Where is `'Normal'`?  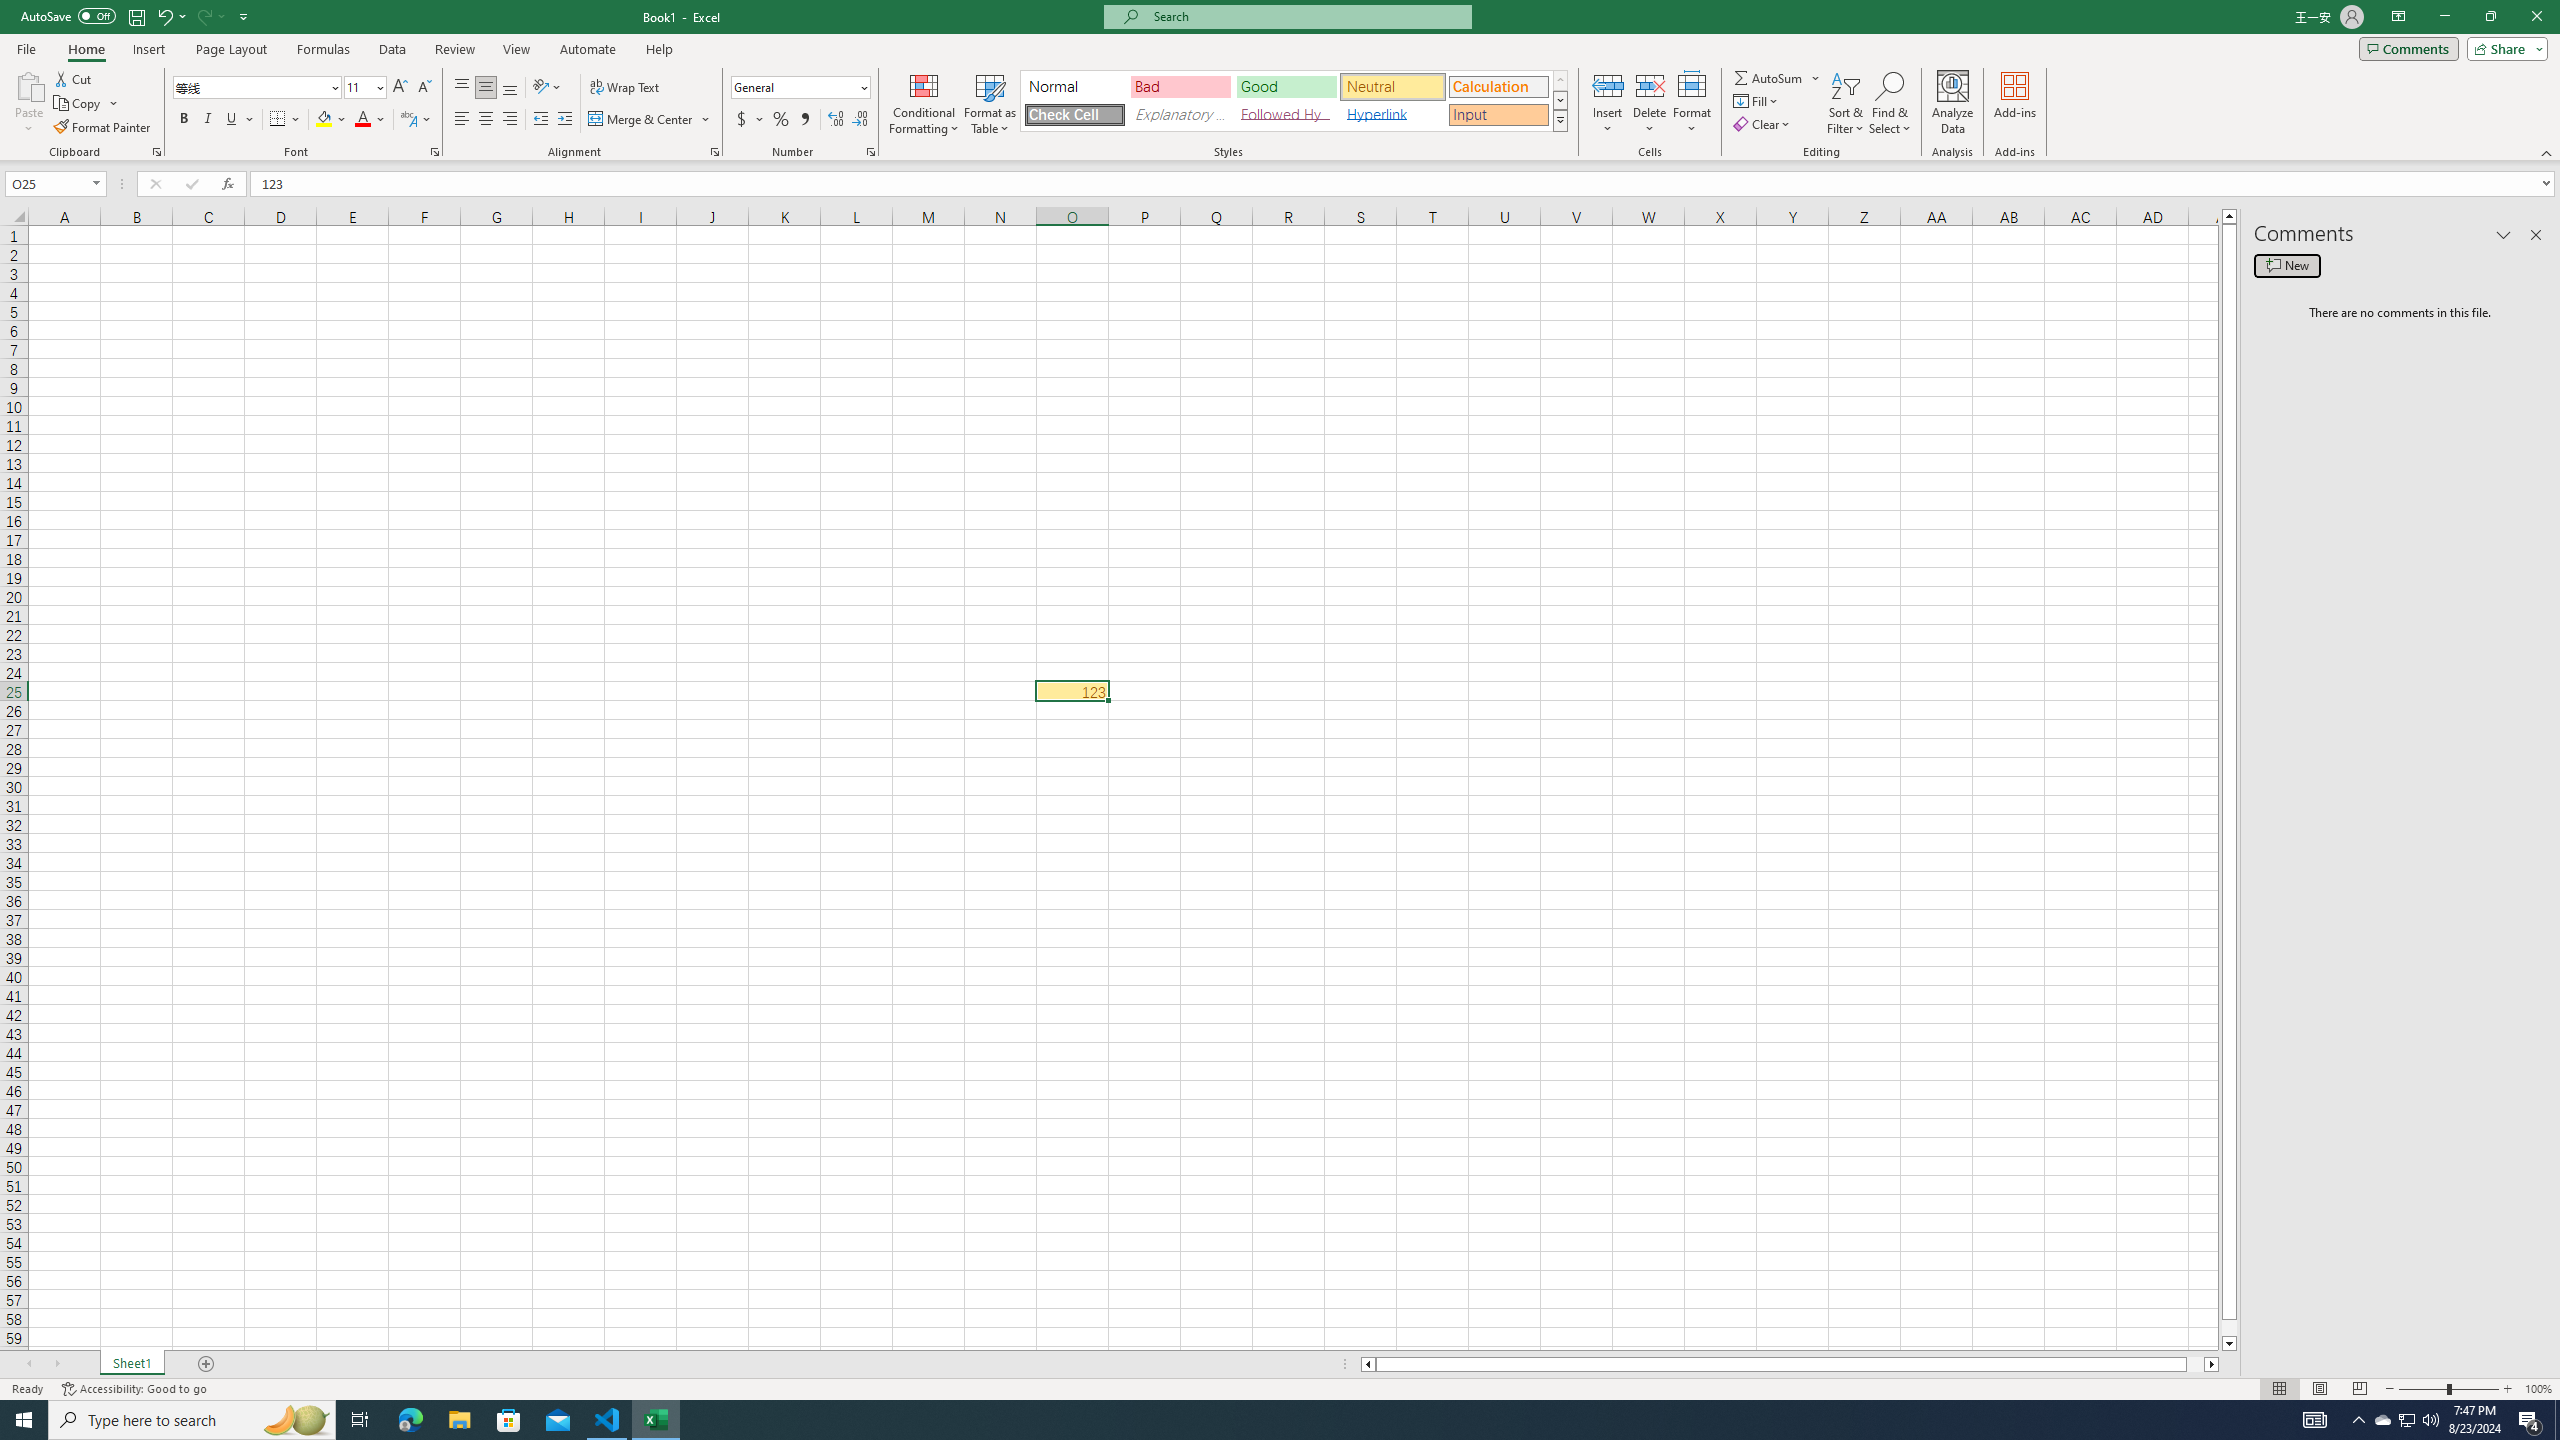
'Normal' is located at coordinates (1075, 87).